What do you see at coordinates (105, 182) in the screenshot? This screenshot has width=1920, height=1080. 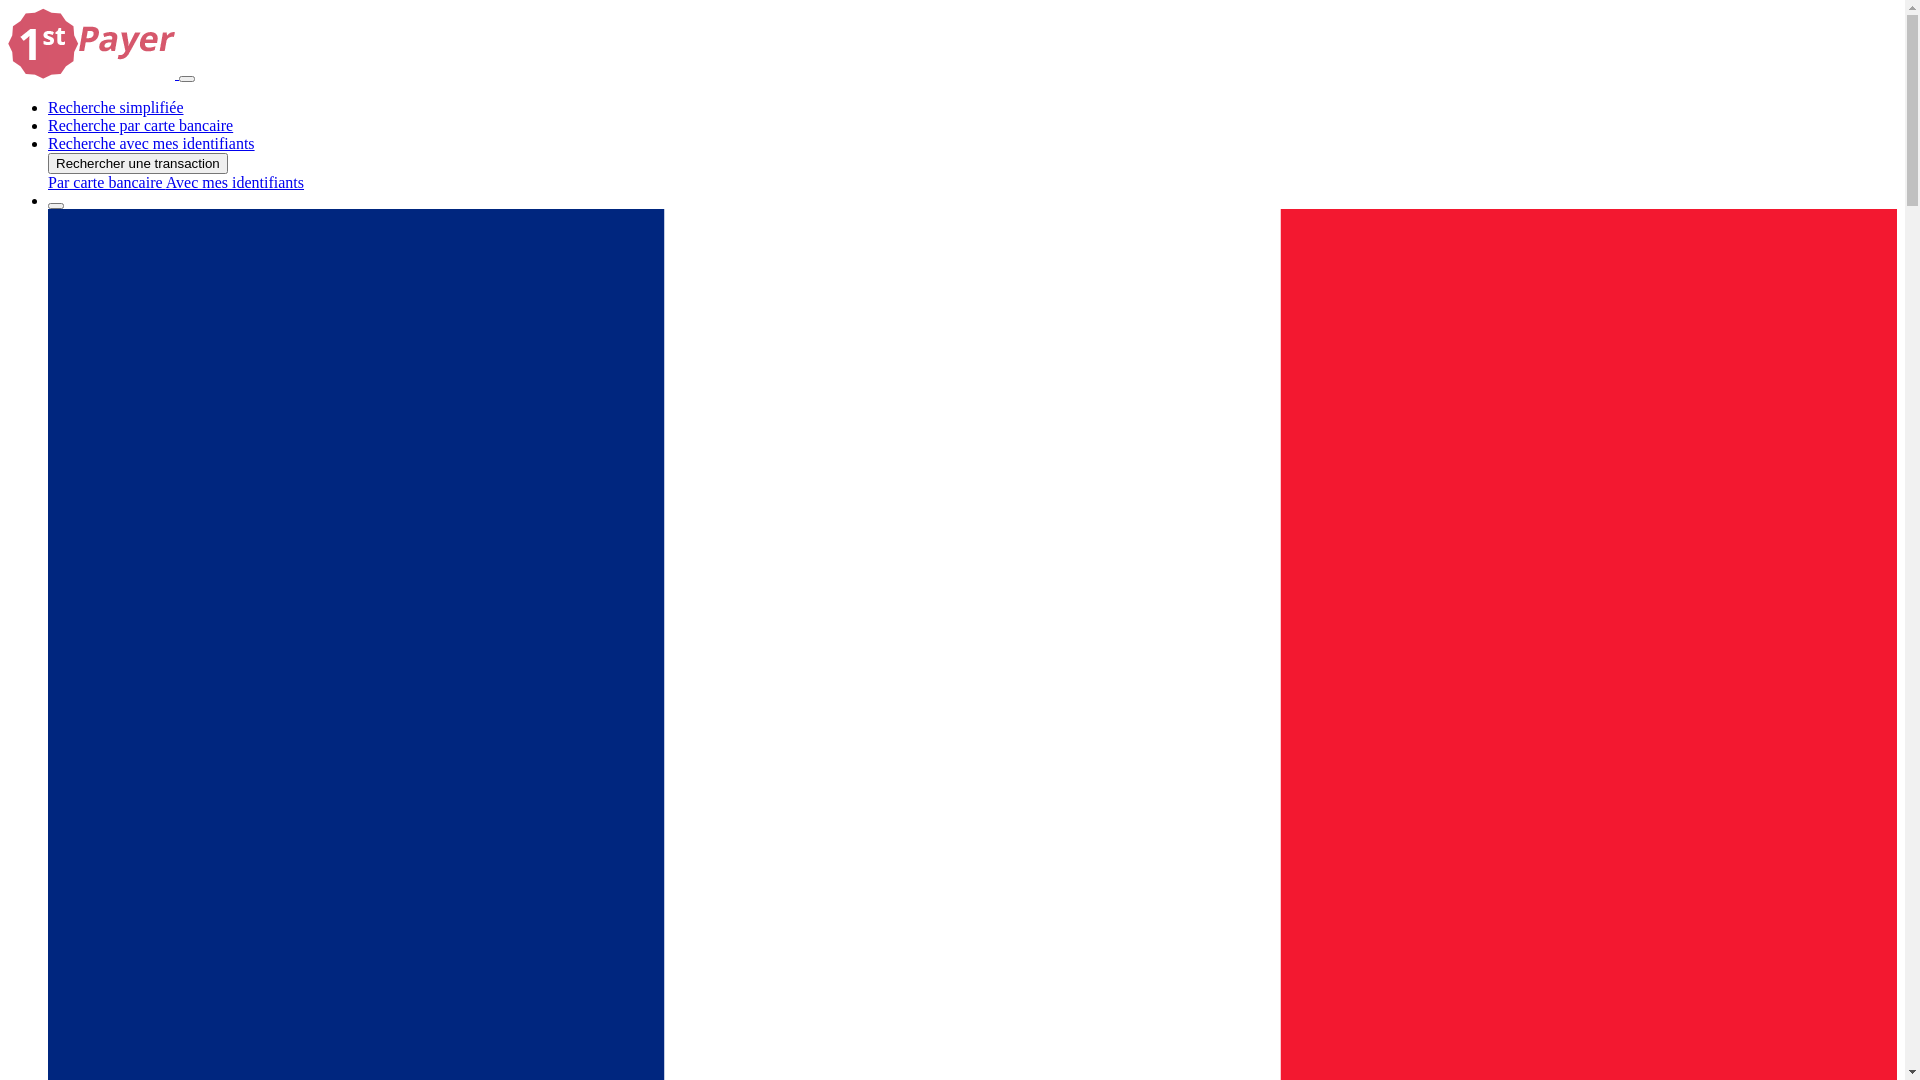 I see `'Par carte bancaire'` at bounding box center [105, 182].